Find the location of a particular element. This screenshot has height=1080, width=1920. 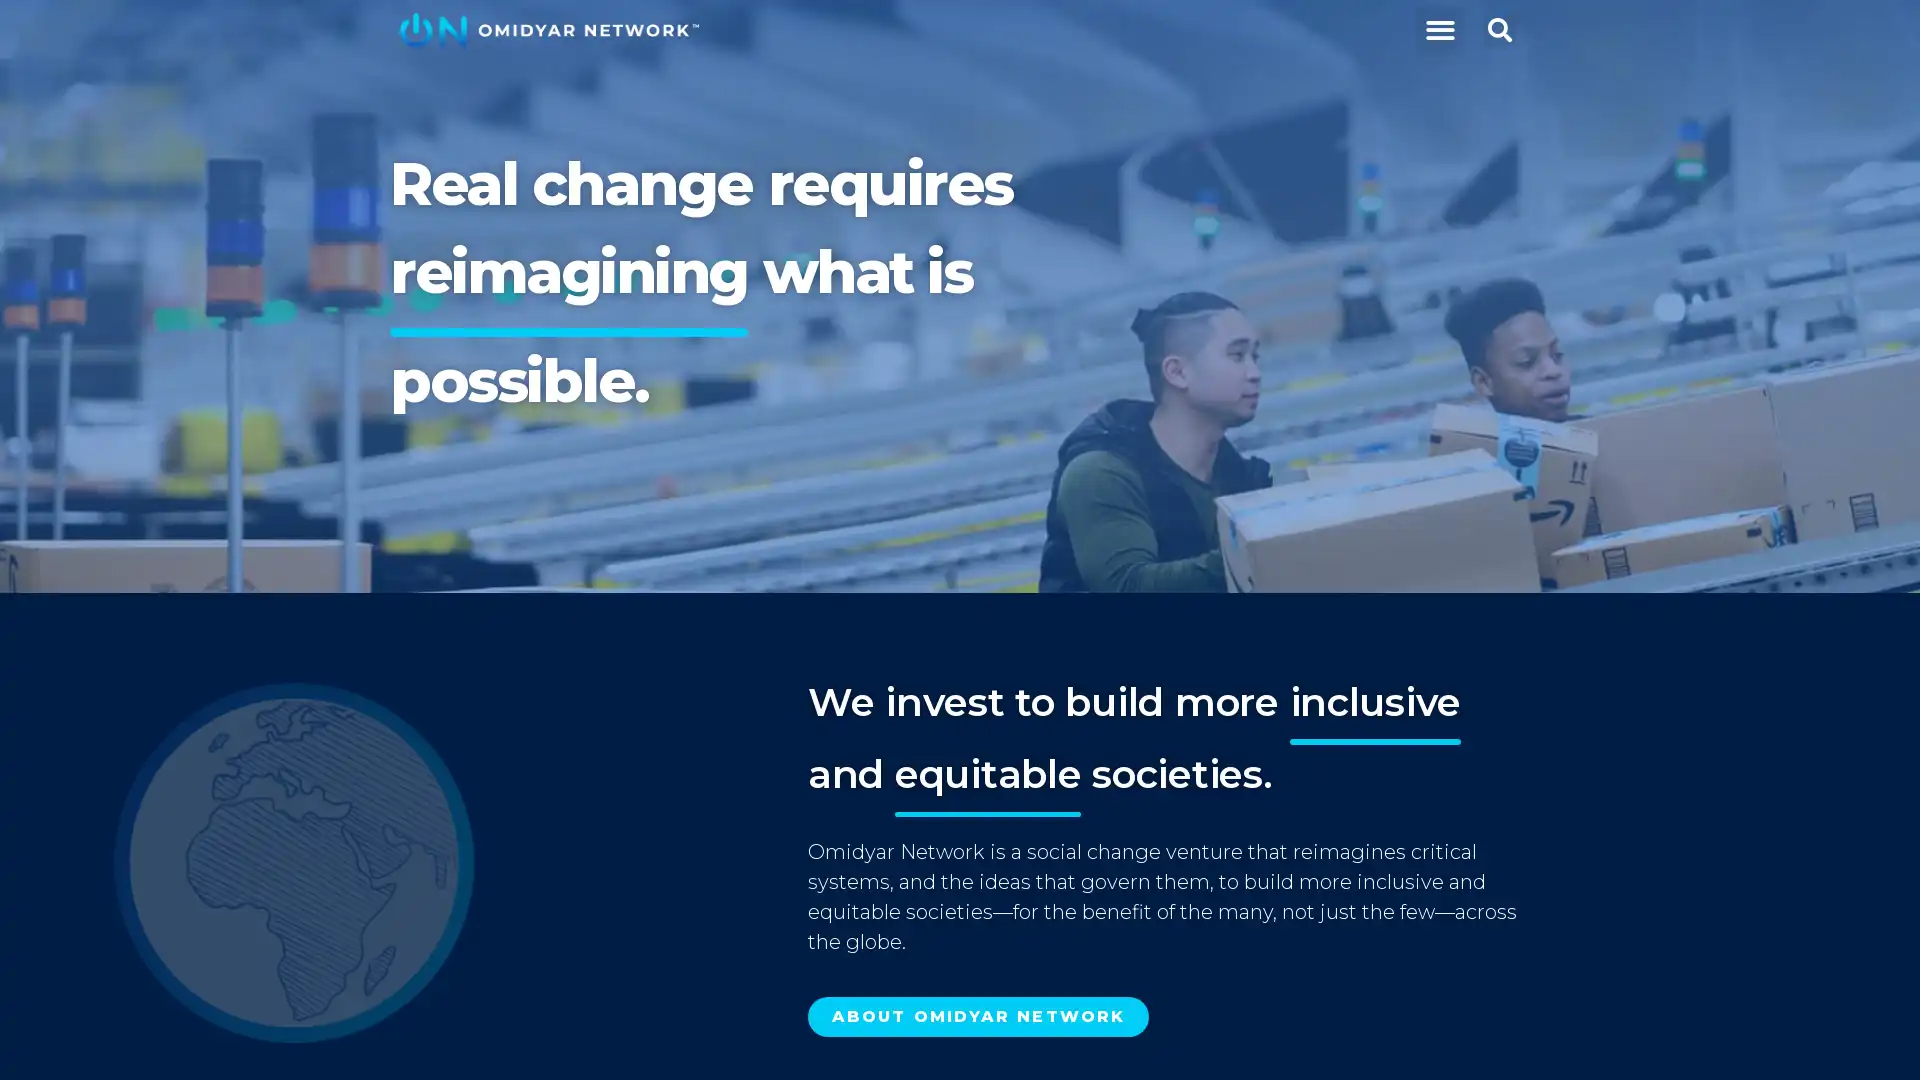

Menu Toggle is located at coordinates (1438, 30).